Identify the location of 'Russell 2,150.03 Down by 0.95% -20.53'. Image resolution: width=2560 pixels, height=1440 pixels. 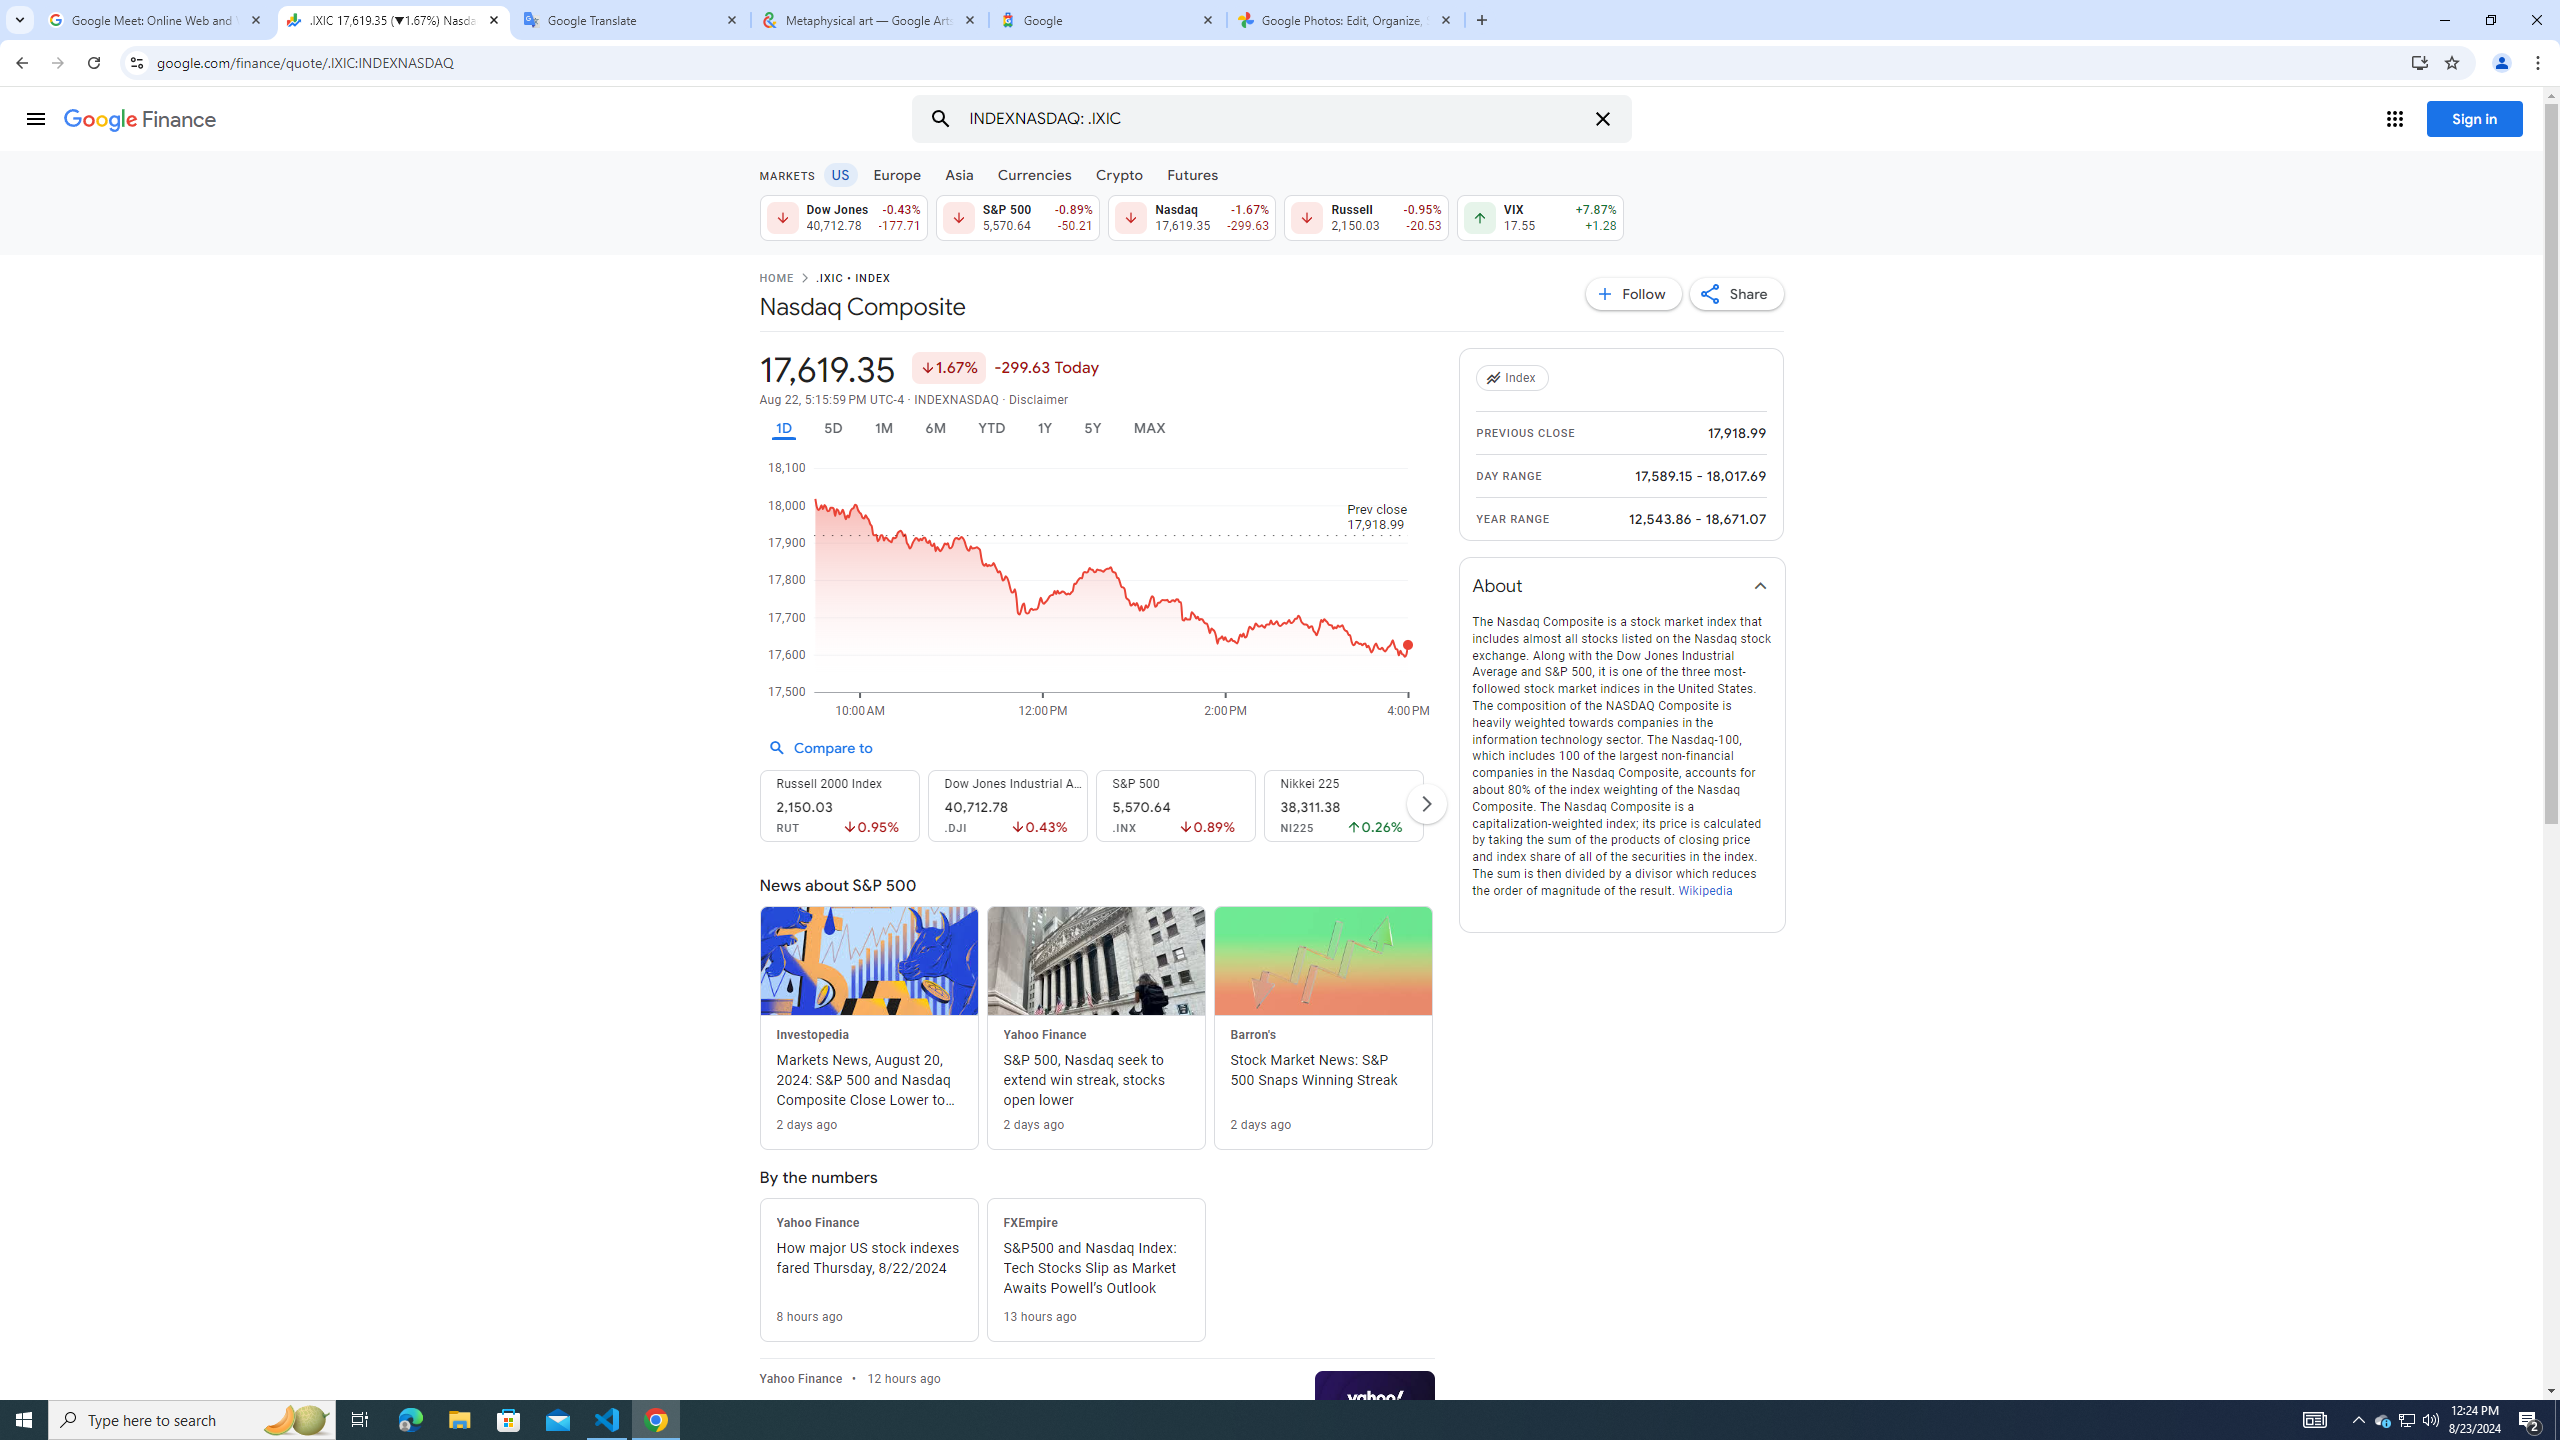
(1366, 217).